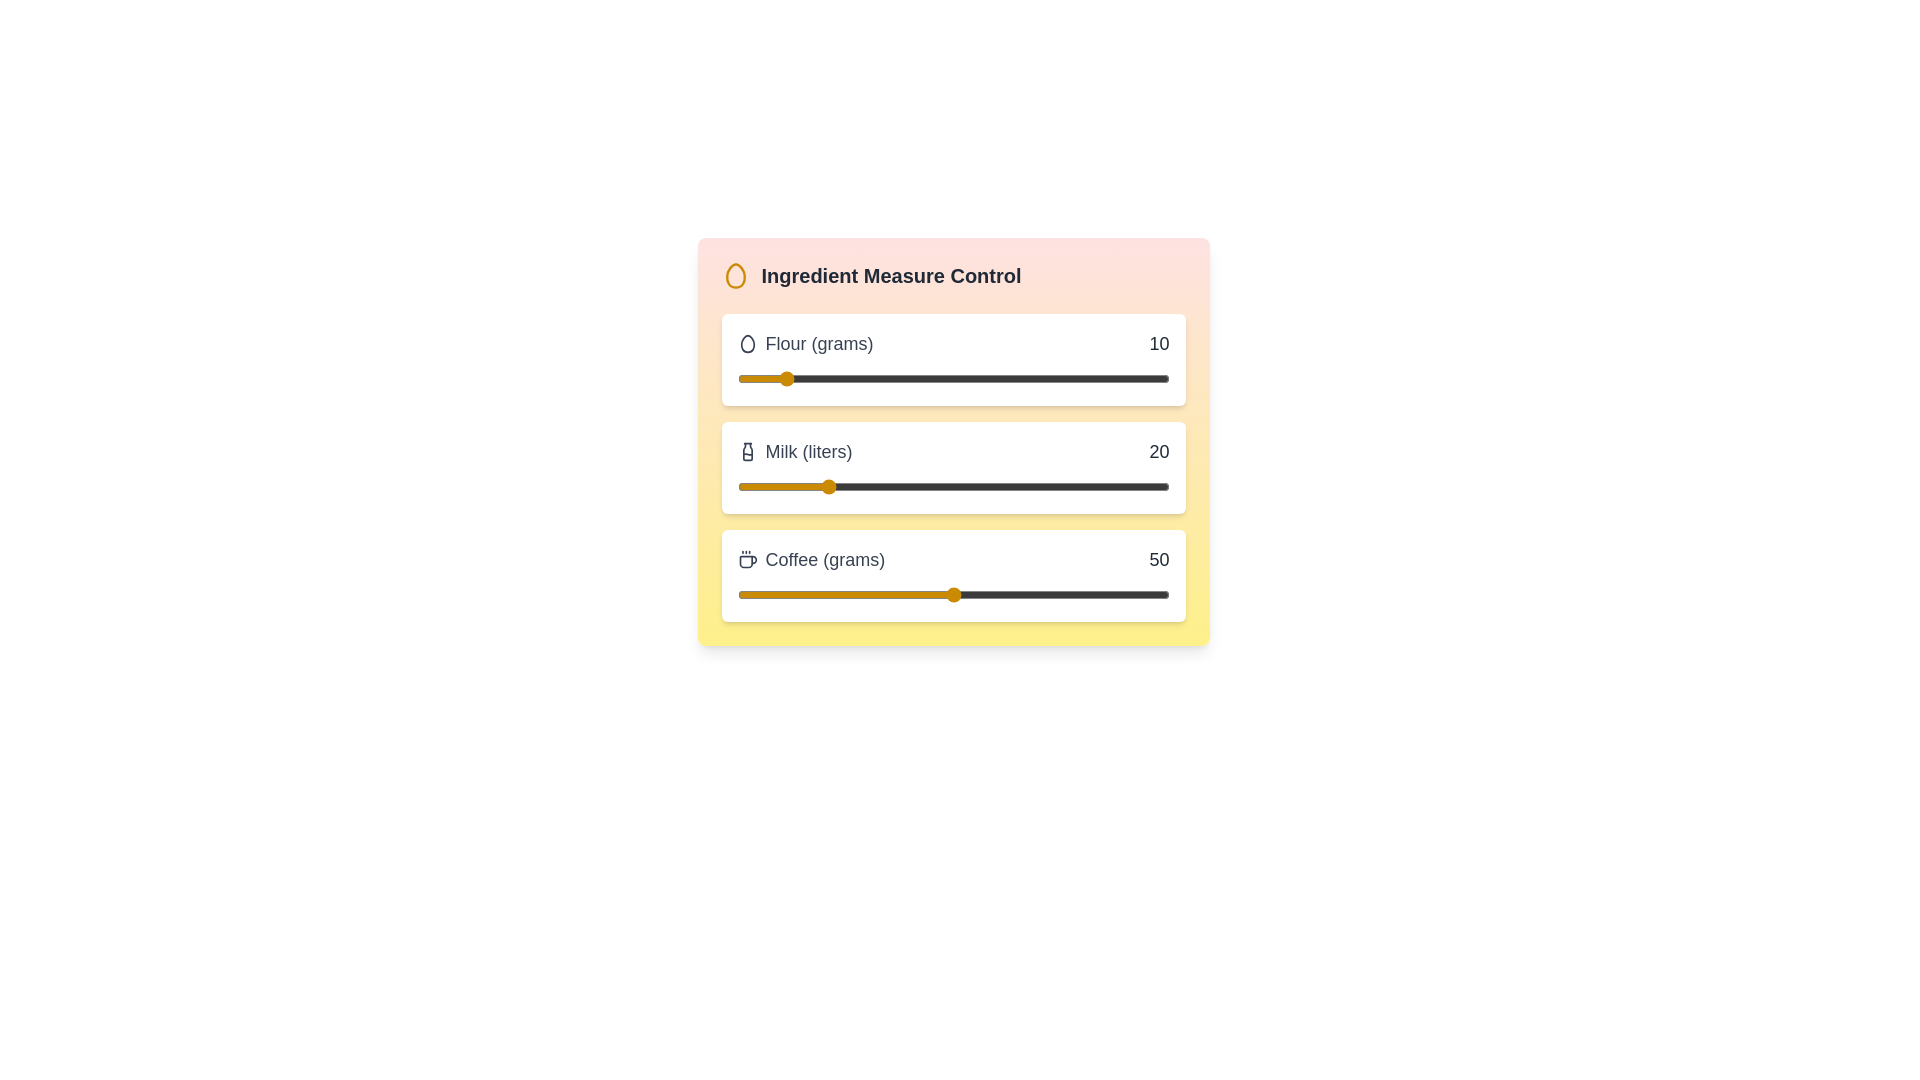  What do you see at coordinates (1152, 378) in the screenshot?
I see `ingredient measurement` at bounding box center [1152, 378].